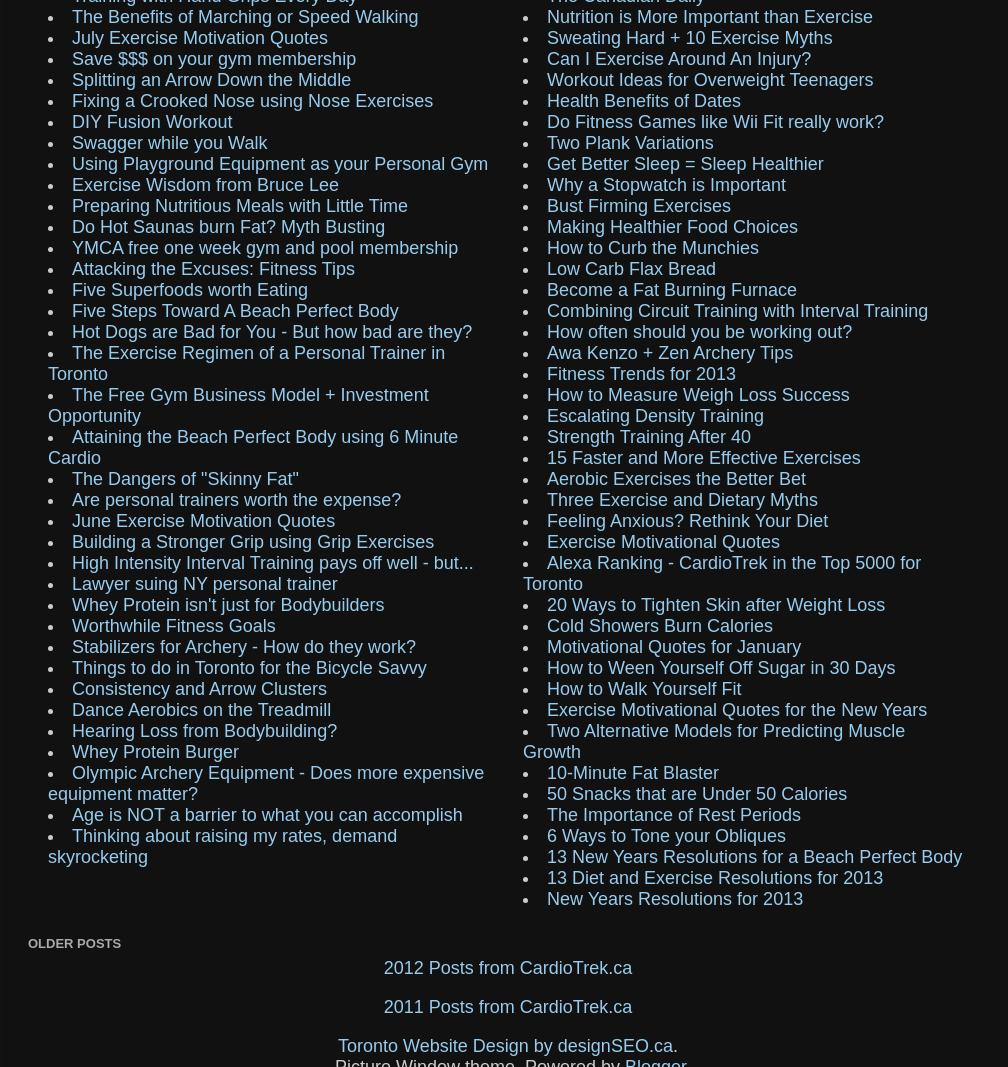  Describe the element at coordinates (699, 330) in the screenshot. I see `'How often should you be working out?'` at that location.